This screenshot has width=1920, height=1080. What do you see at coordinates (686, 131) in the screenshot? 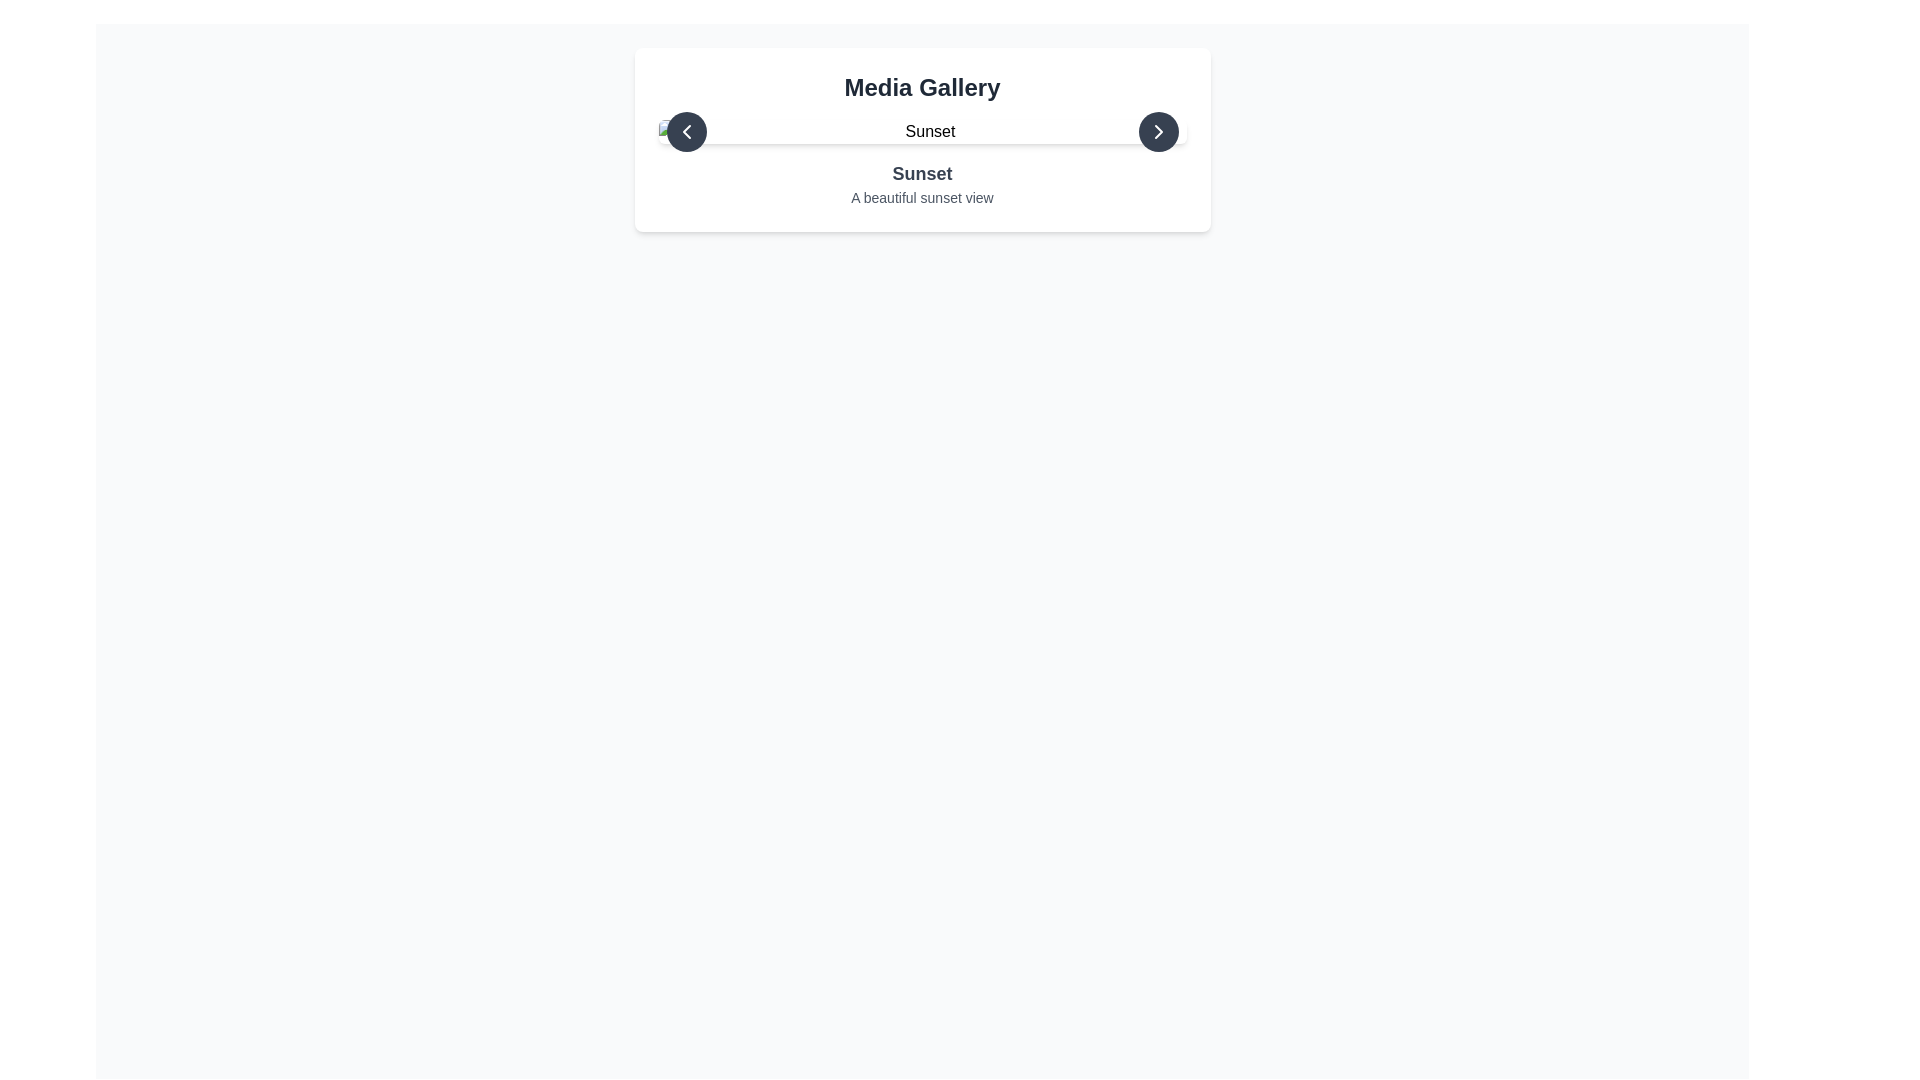
I see `the circular button with a dark gray background and a white left-facing arrow icon` at bounding box center [686, 131].